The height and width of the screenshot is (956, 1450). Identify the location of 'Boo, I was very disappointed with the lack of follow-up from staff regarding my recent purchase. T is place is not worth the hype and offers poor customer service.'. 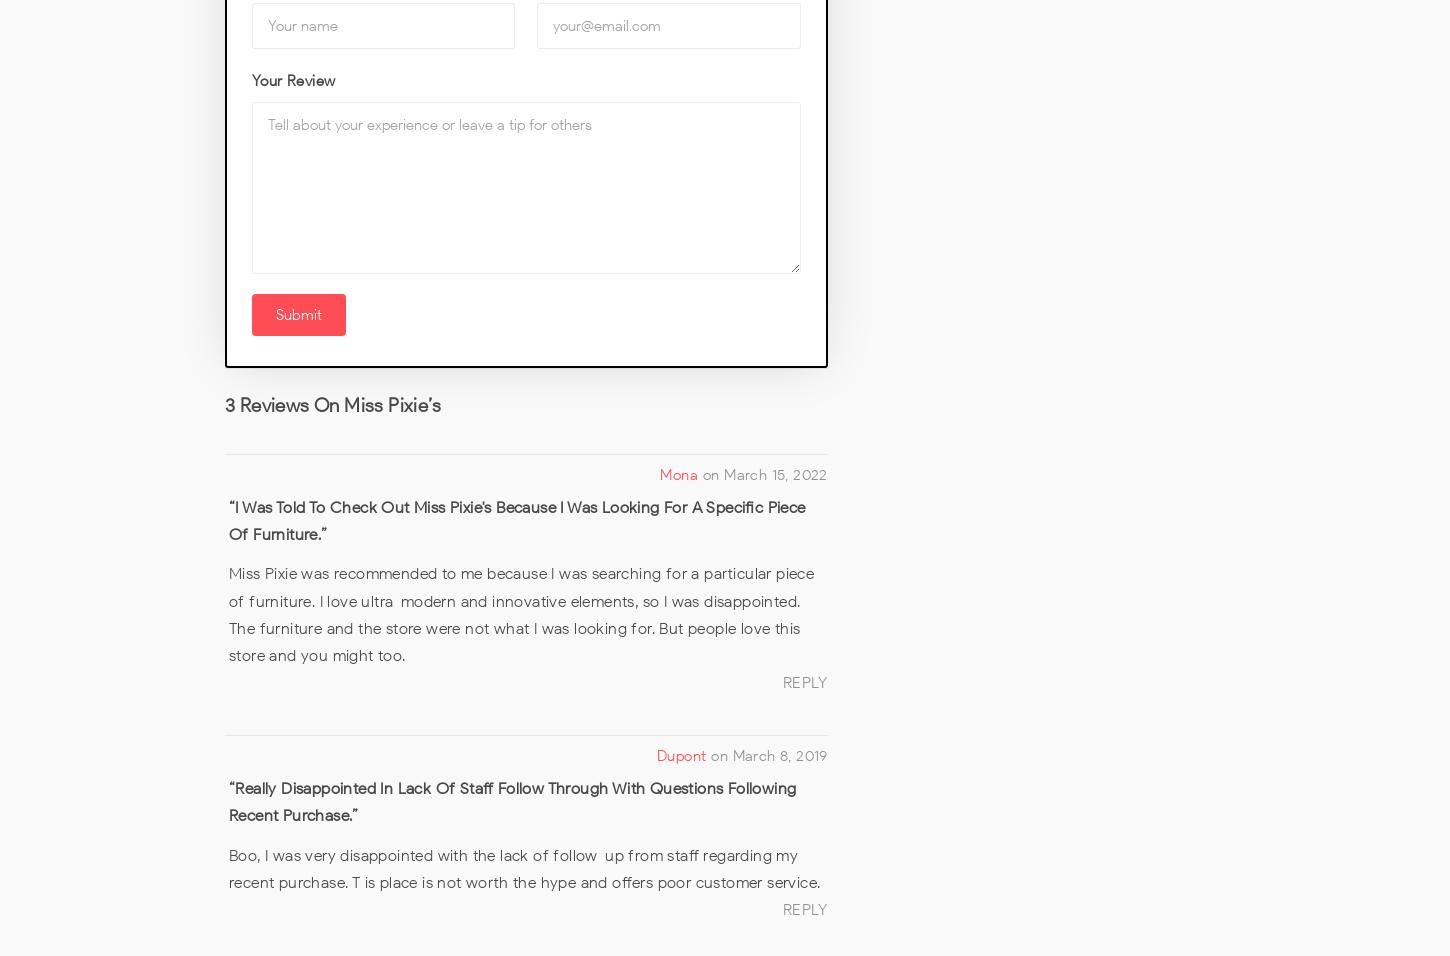
(227, 867).